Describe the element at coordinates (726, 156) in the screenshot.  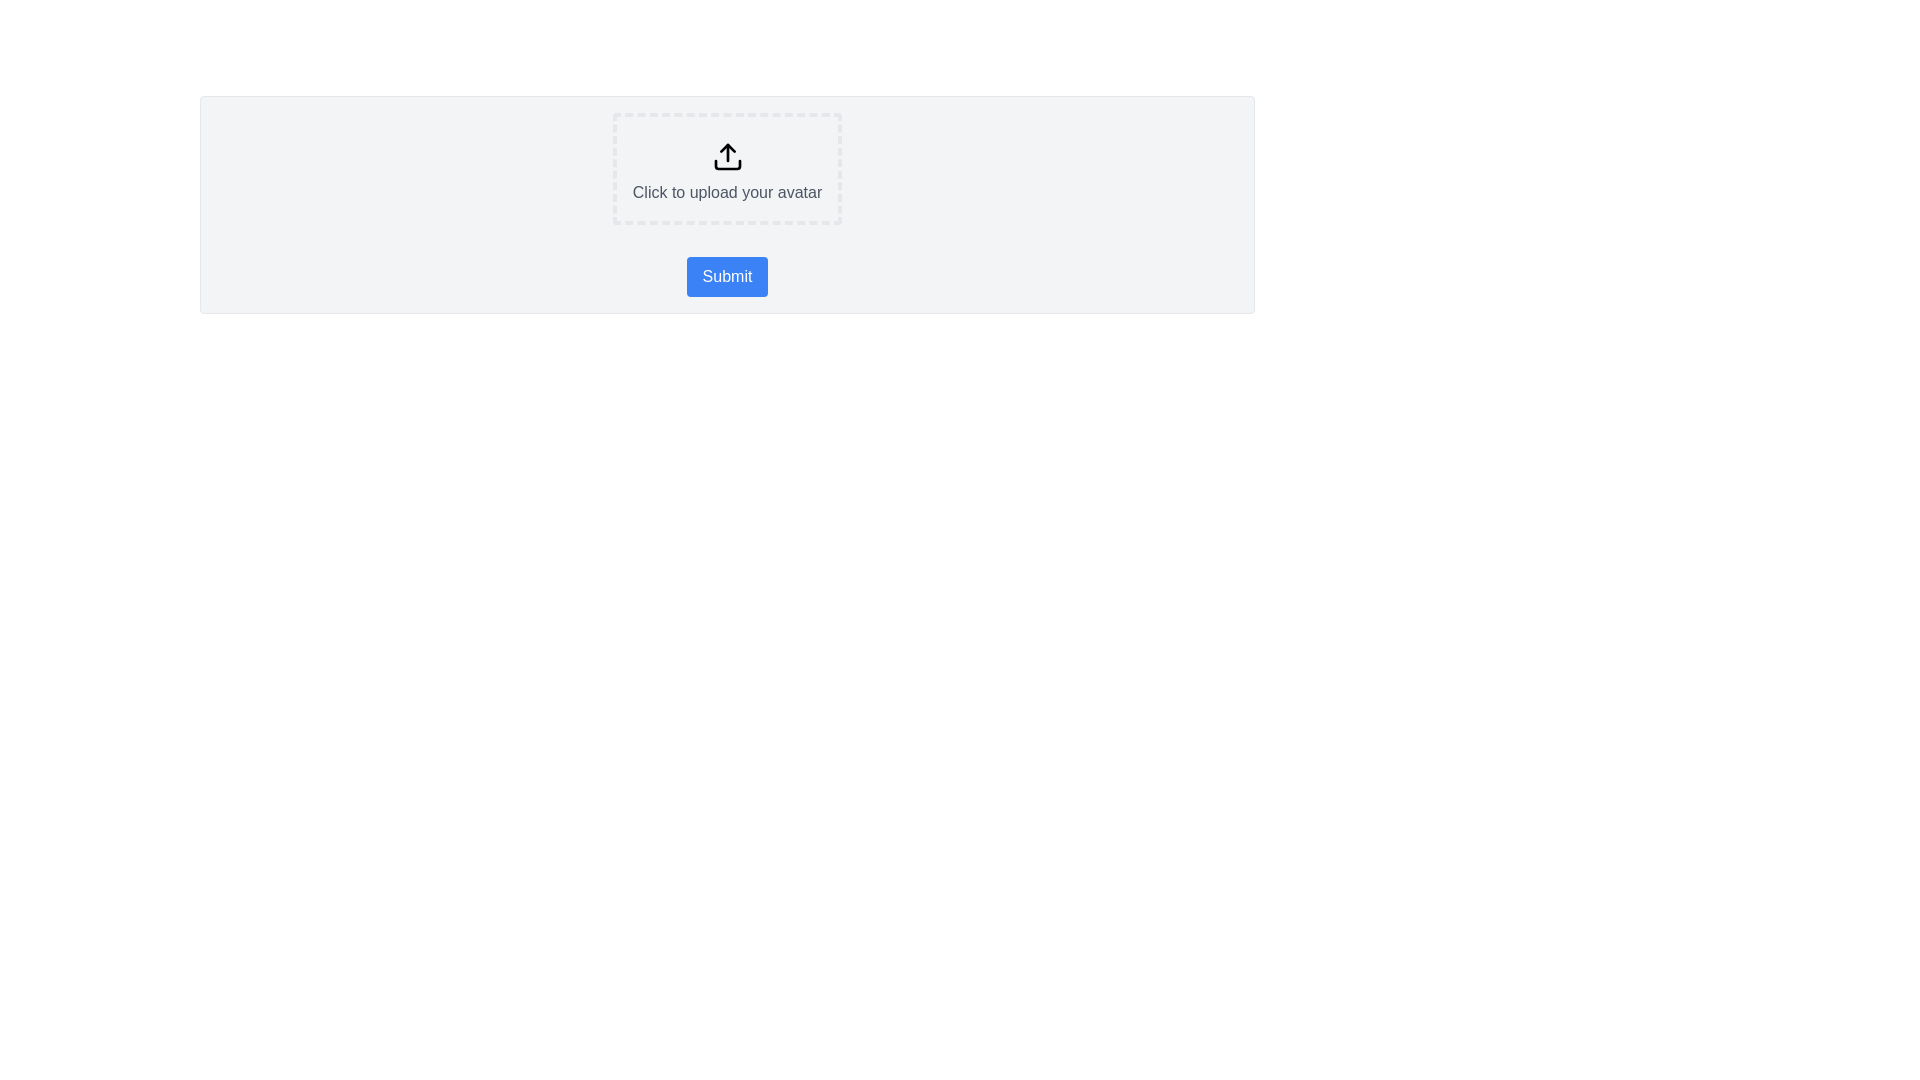
I see `the upload icon, which features an upward-pointing arrow inside a rectangular outline, located above the text 'Click to upload your avatar'` at that location.